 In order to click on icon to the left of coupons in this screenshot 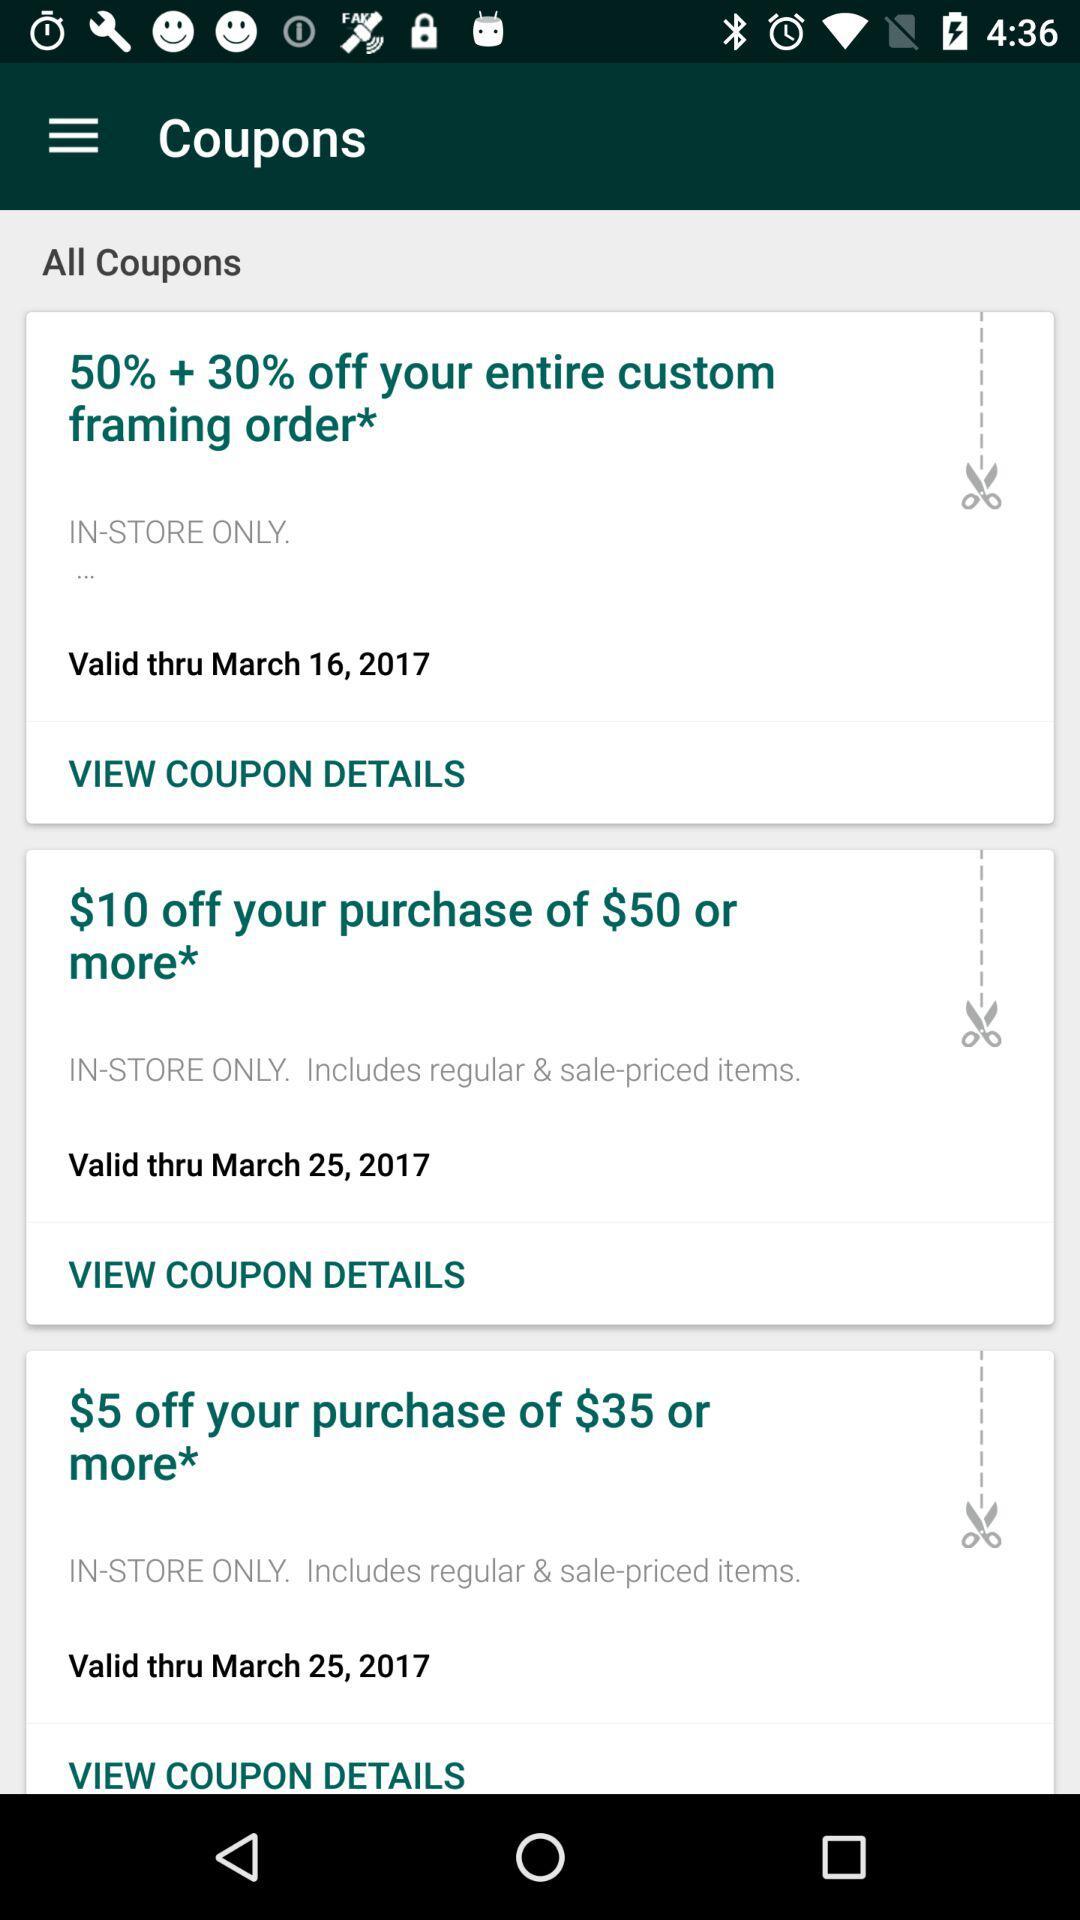, I will do `click(72, 135)`.